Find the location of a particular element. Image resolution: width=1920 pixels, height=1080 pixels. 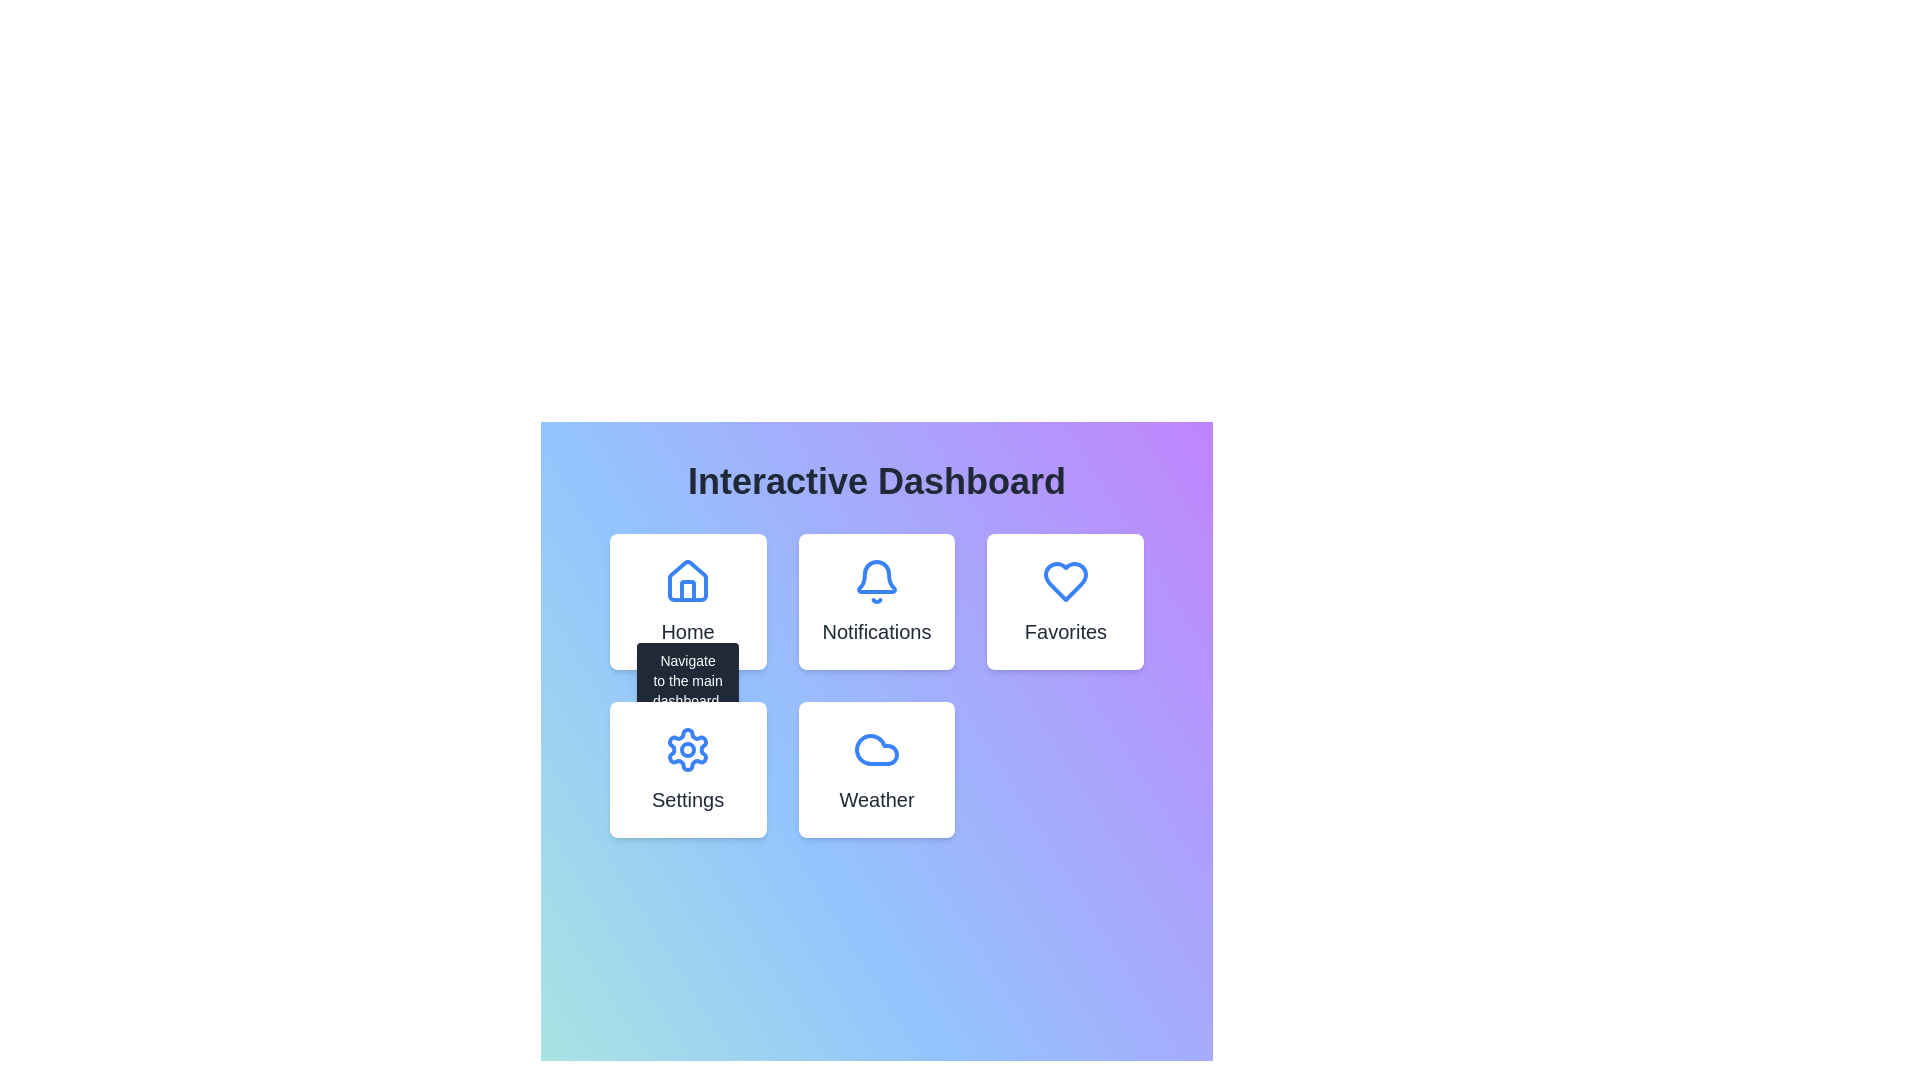

the cogwheel-shaped icon symbolizing settings, which is centered within the 'Settings' button located at the bottom-left corner of the grid layout is located at coordinates (688, 749).